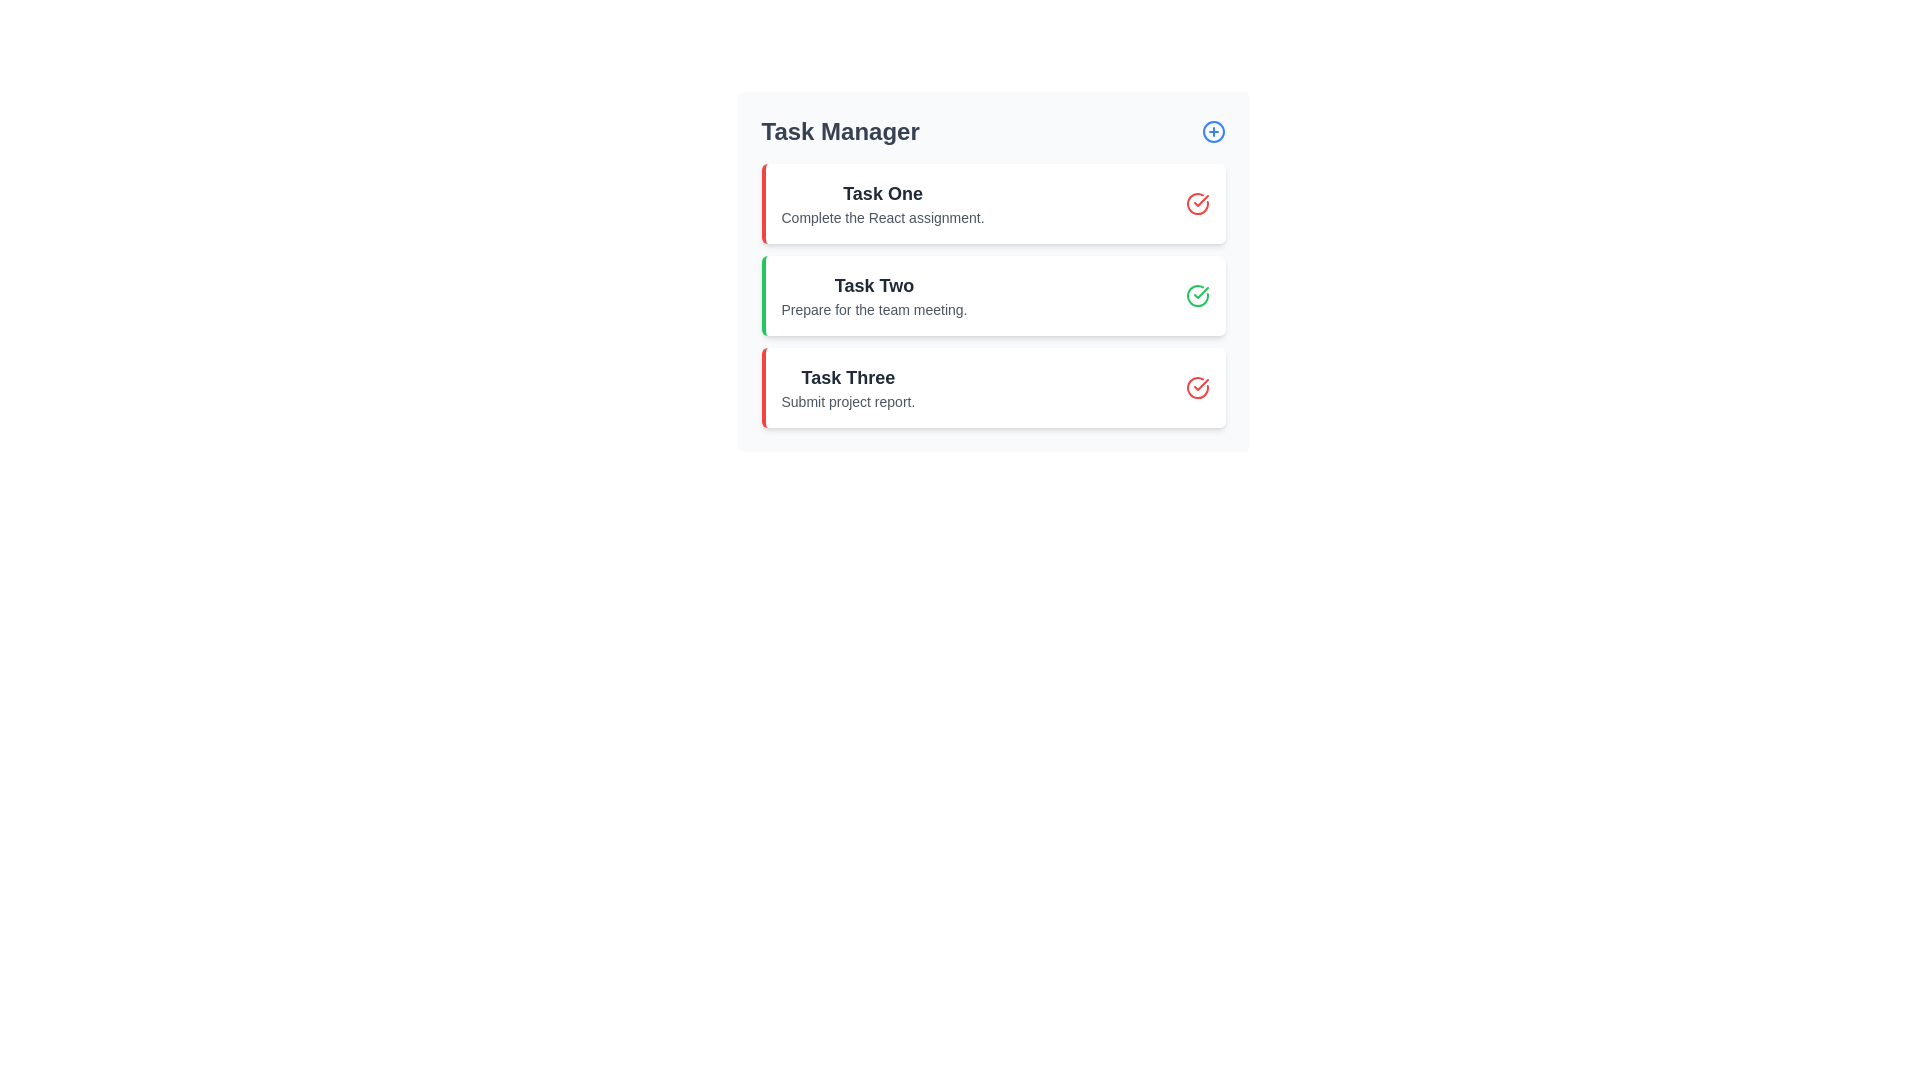 The height and width of the screenshot is (1080, 1920). Describe the element at coordinates (1212, 131) in the screenshot. I see `the action button located in the top-right corner of the 'Task Manager' panel header` at that location.